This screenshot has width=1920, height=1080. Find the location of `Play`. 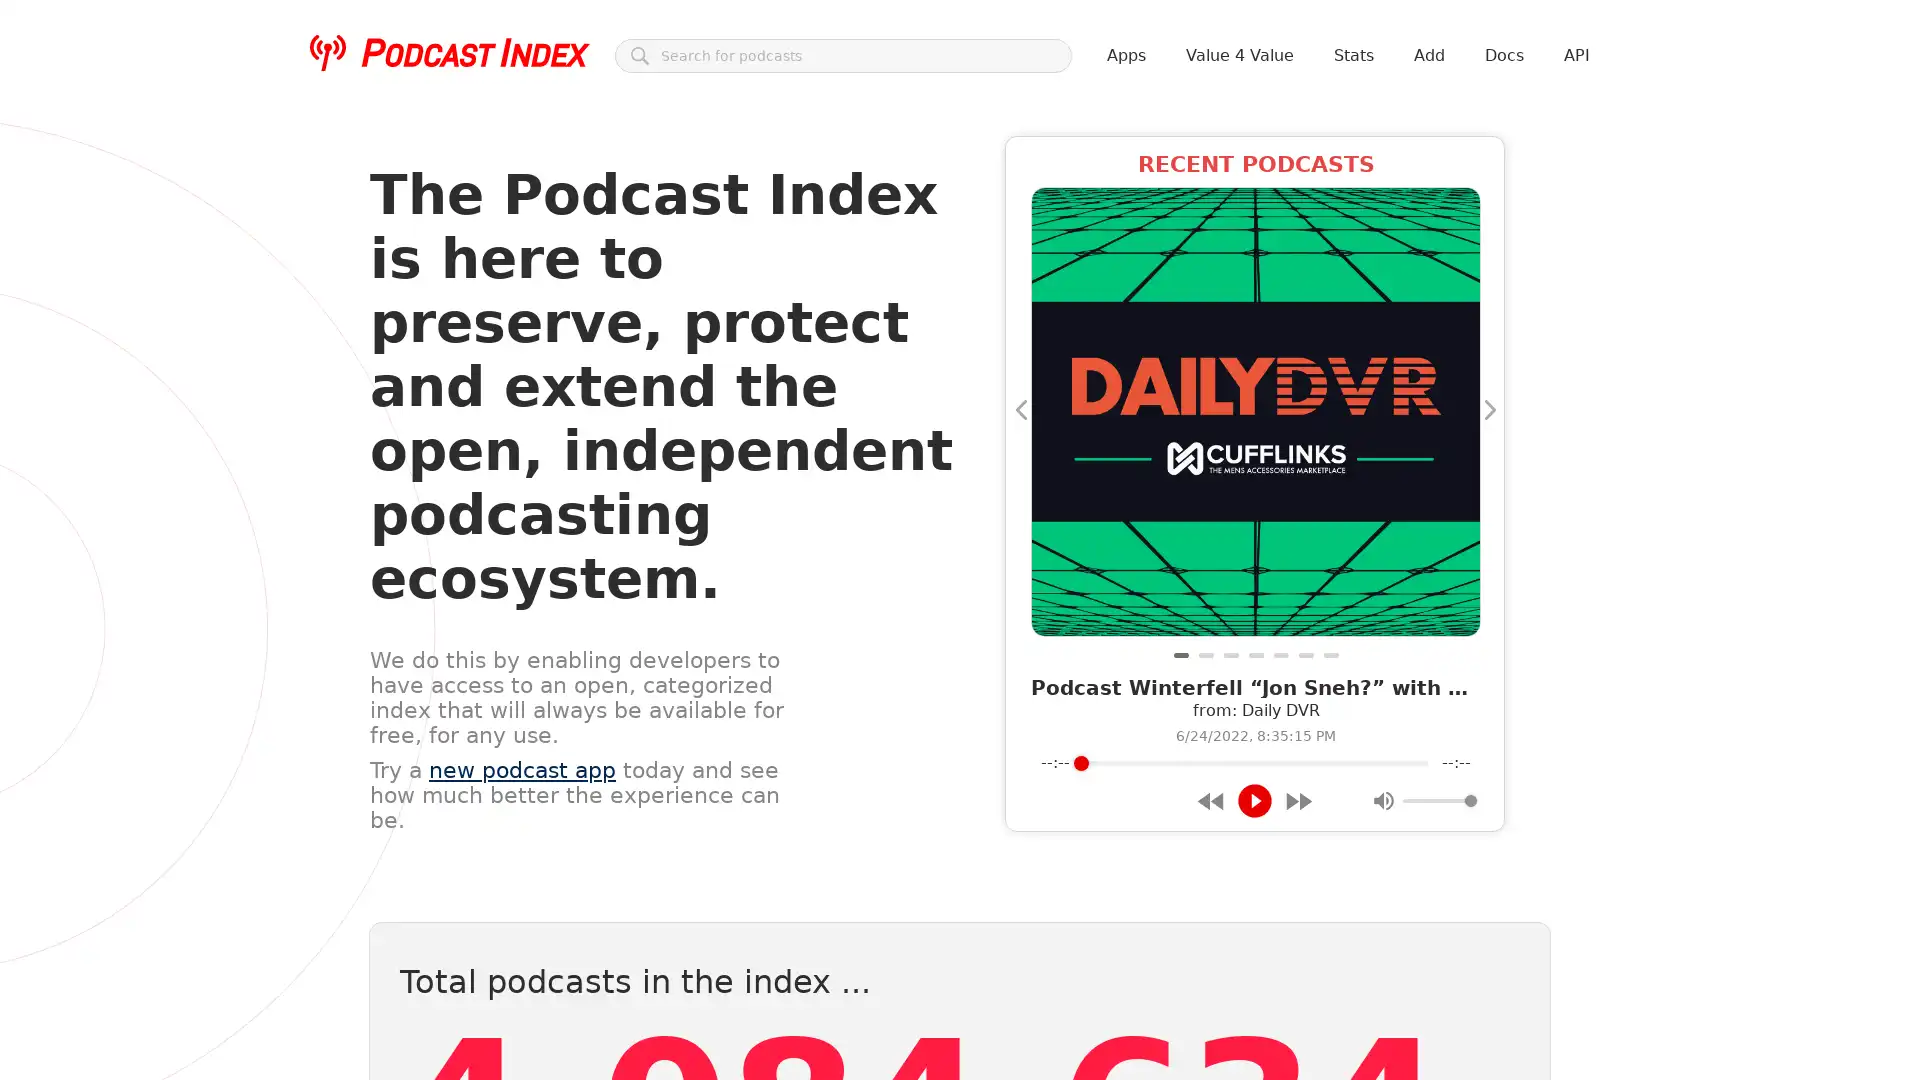

Play is located at coordinates (1253, 800).